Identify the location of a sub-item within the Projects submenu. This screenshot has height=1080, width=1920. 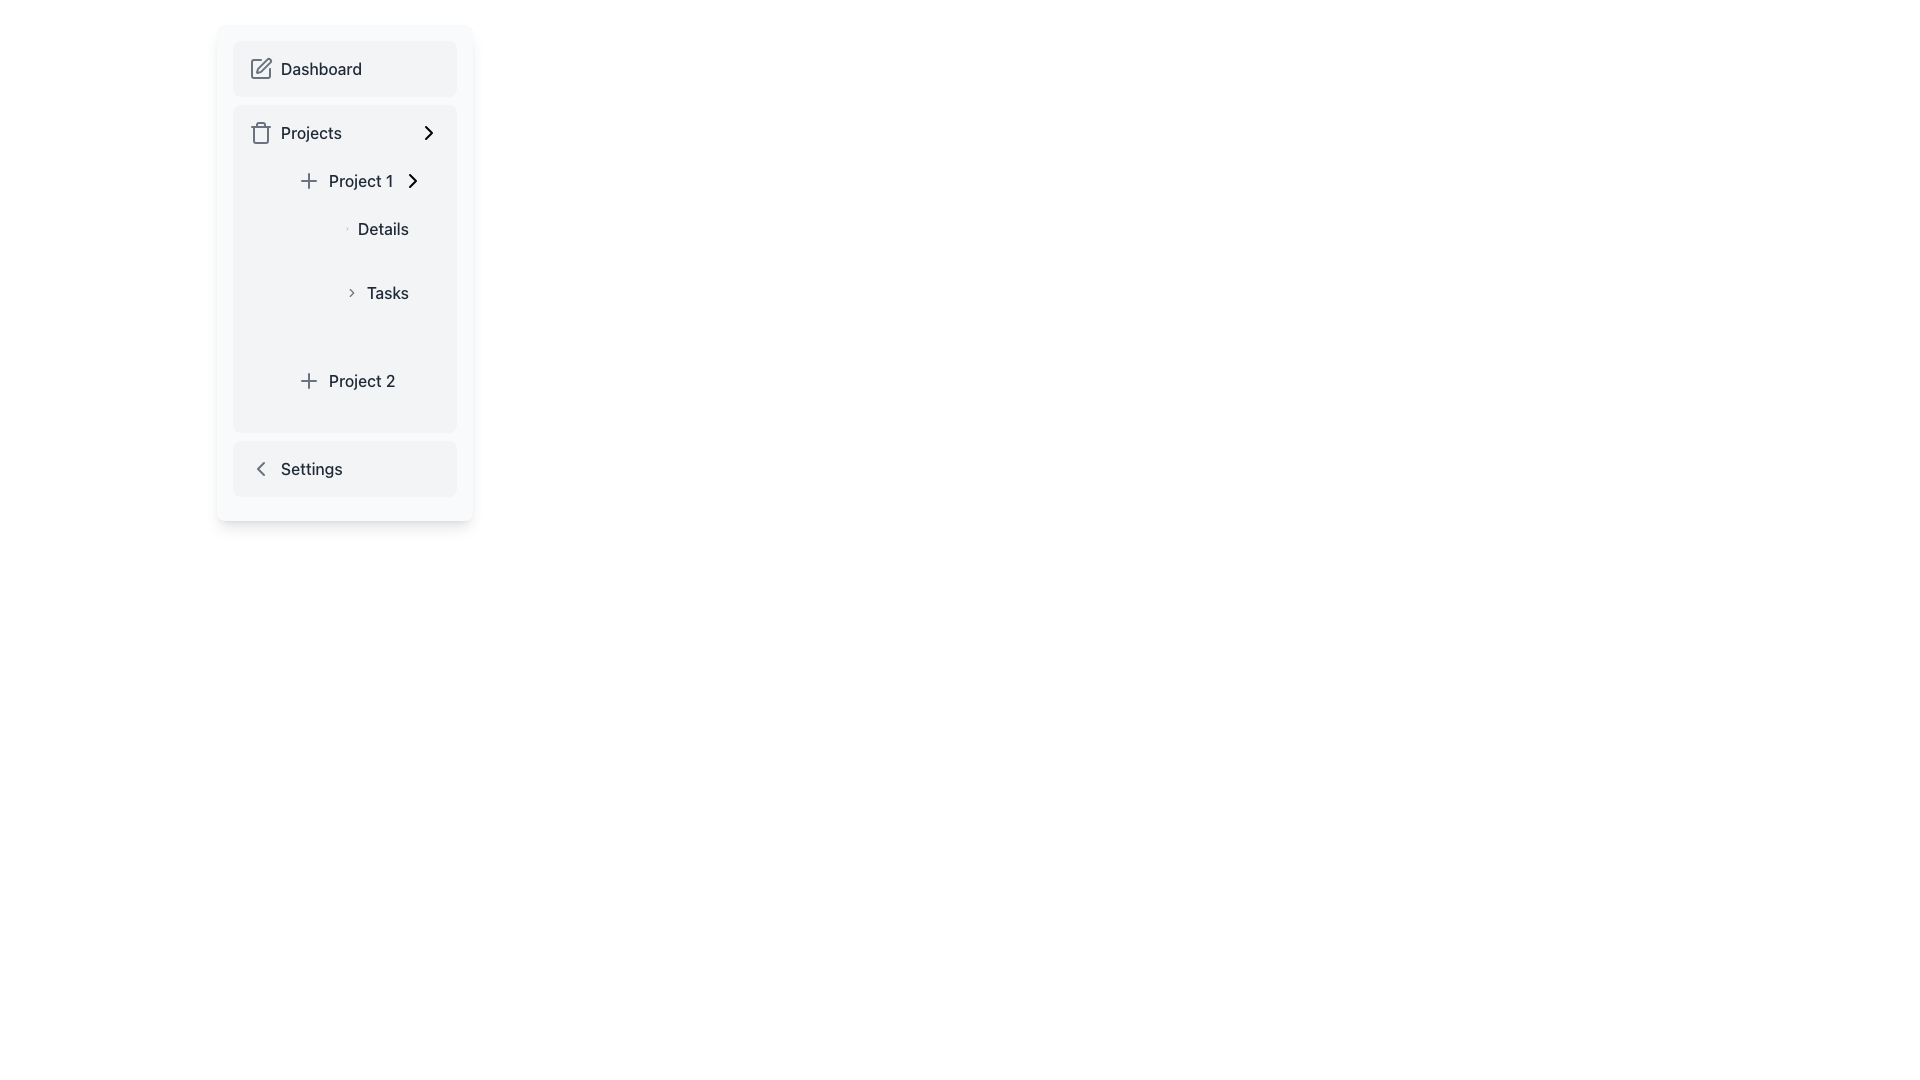
(353, 281).